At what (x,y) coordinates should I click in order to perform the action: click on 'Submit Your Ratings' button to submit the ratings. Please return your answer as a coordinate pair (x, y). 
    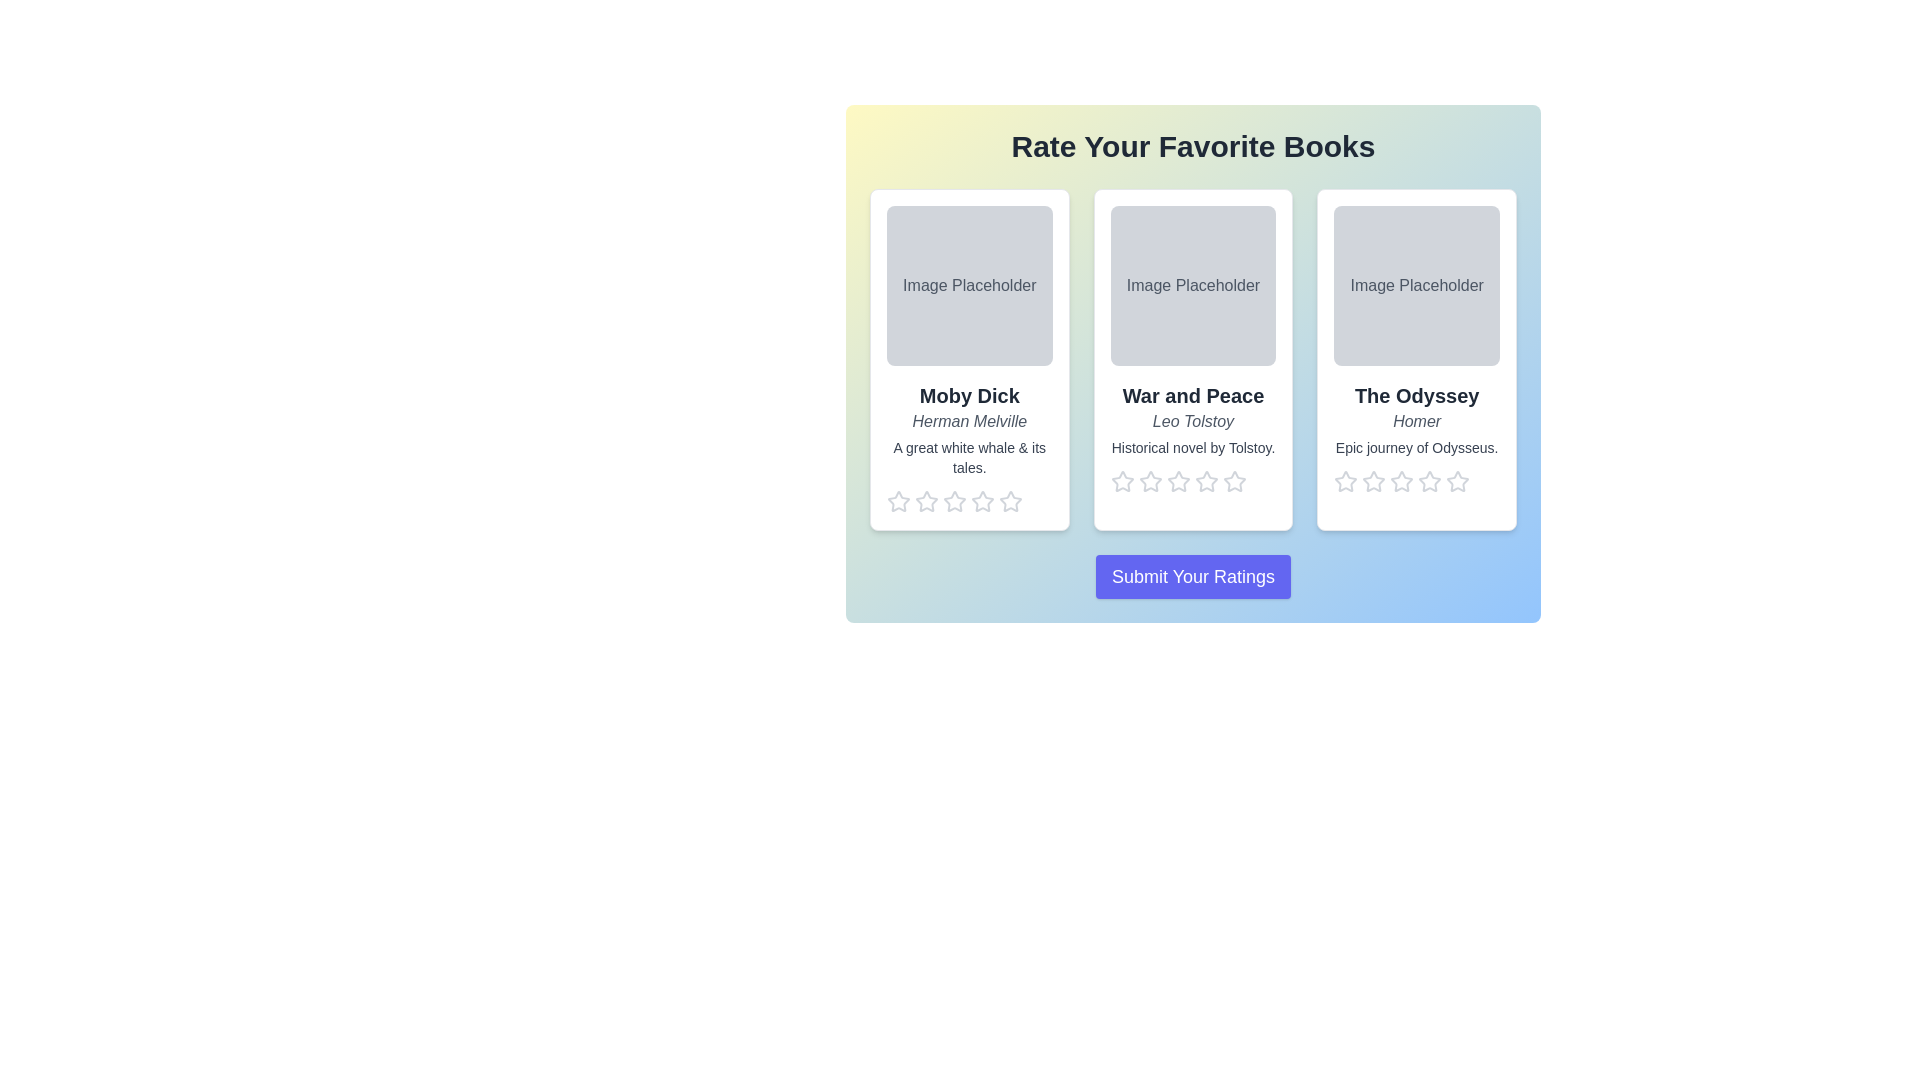
    Looking at the image, I should click on (1193, 577).